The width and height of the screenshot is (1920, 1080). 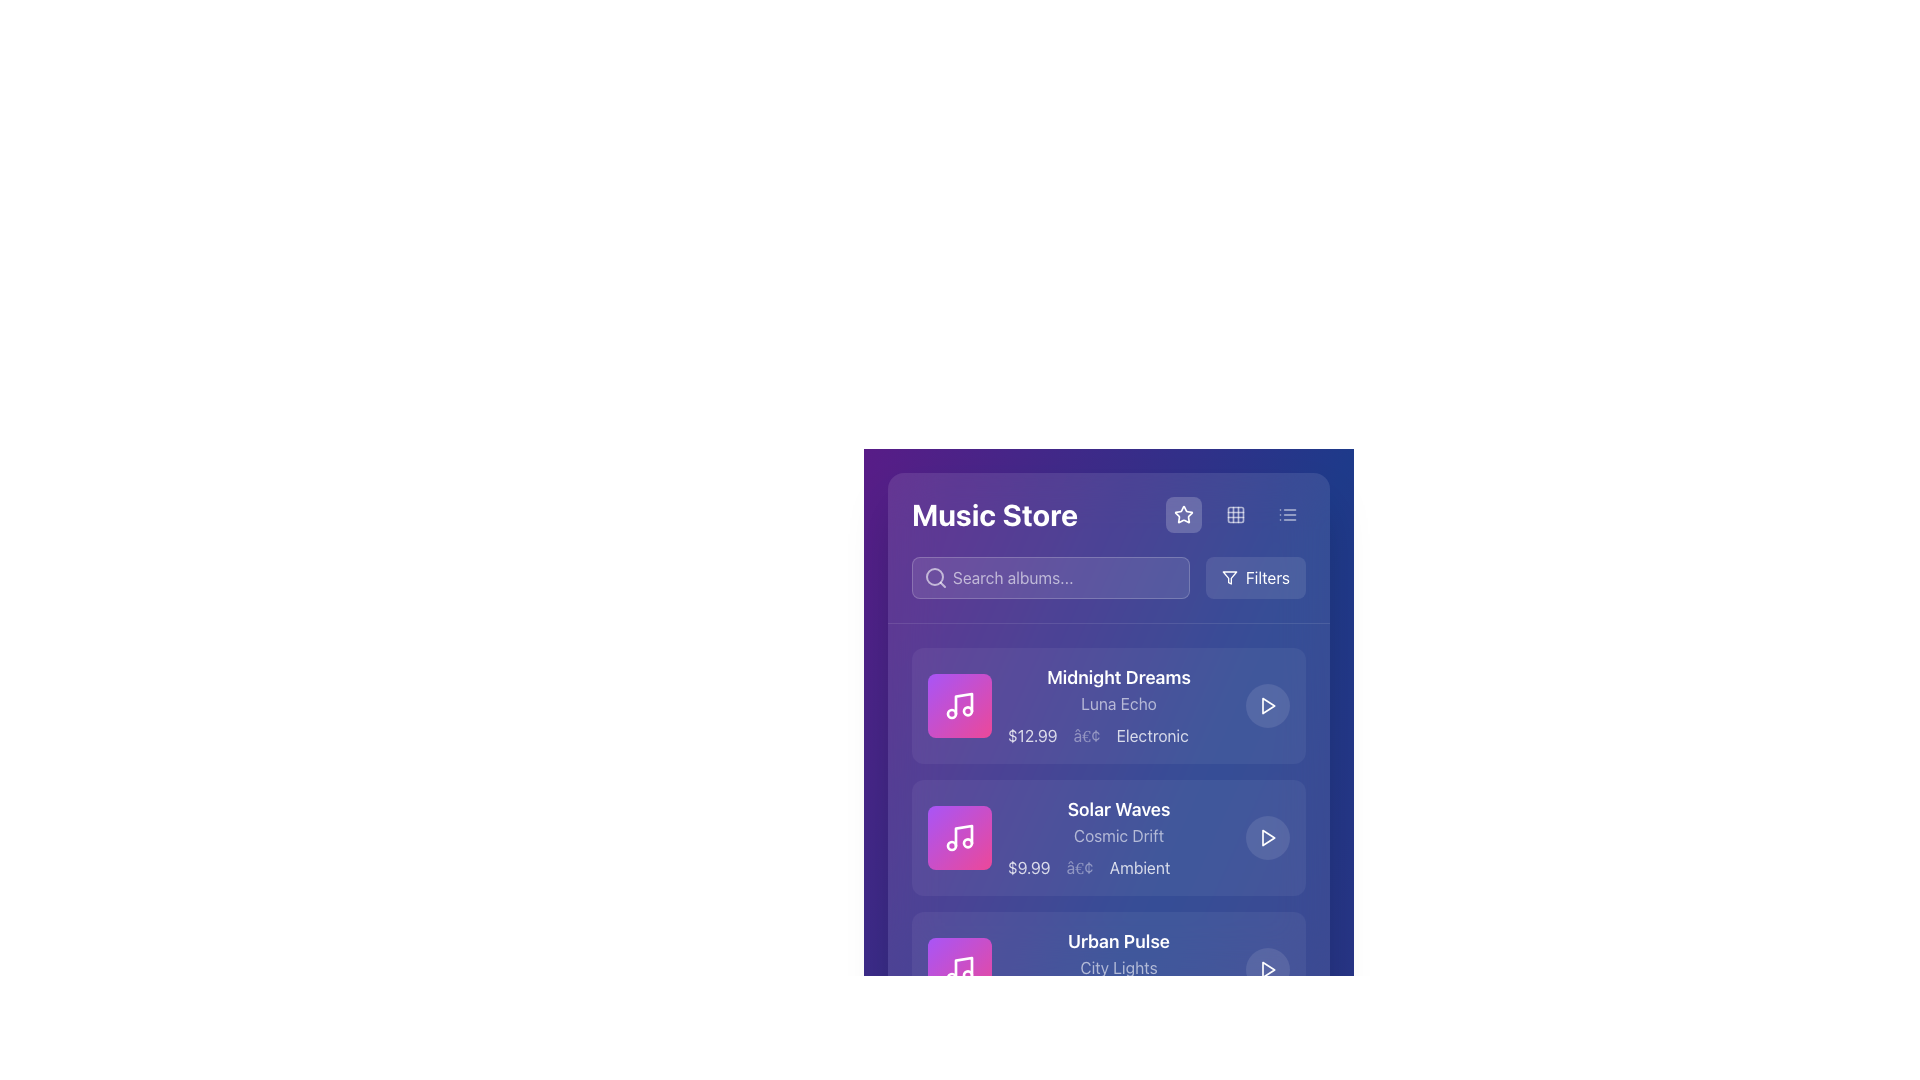 What do you see at coordinates (1266, 837) in the screenshot?
I see `the play button for the 'Solar Waves' album, located in the third row to the right of its details` at bounding box center [1266, 837].